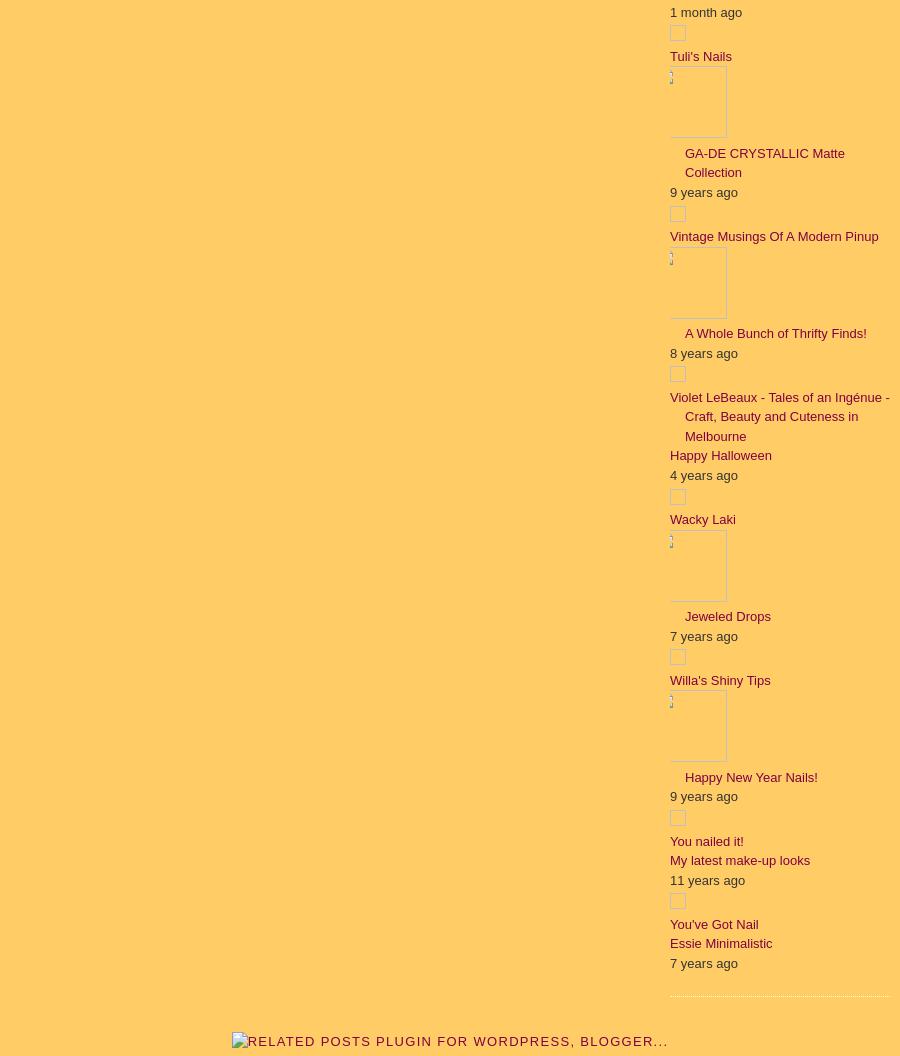 Image resolution: width=900 pixels, height=1056 pixels. I want to click on 'Wacky Laki', so click(701, 518).